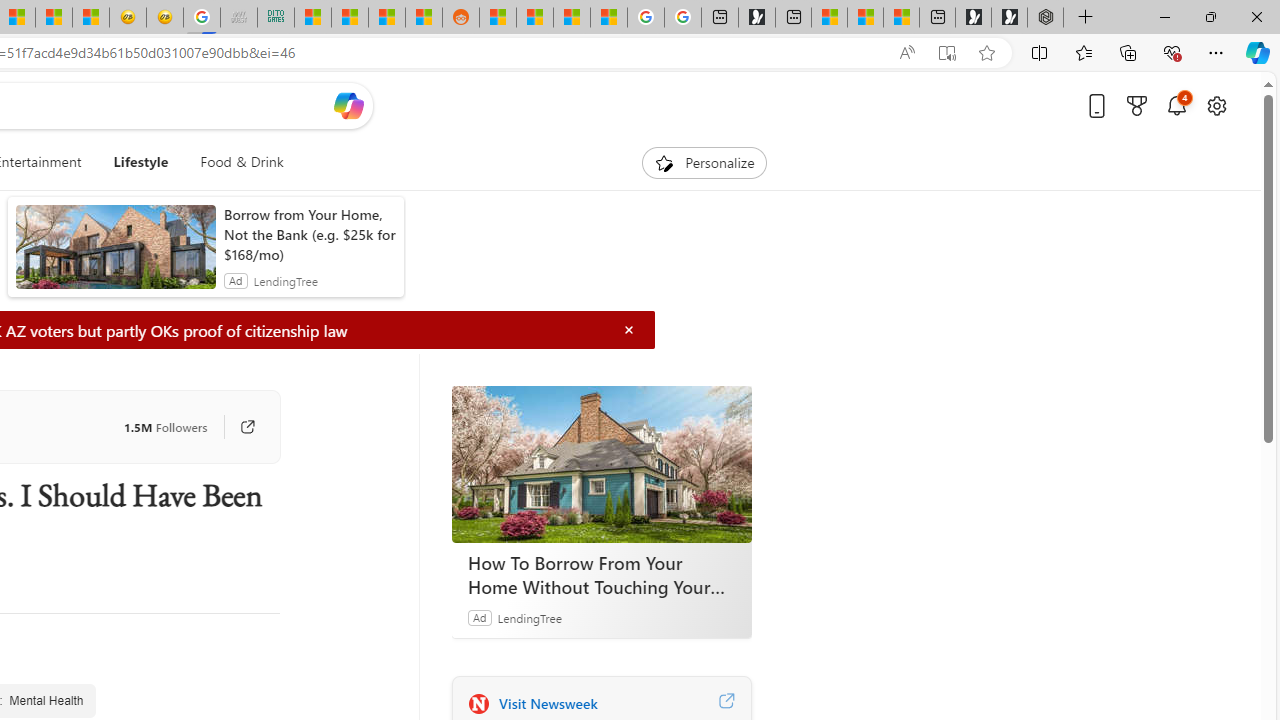  What do you see at coordinates (628, 329) in the screenshot?
I see `'Hide'` at bounding box center [628, 329].